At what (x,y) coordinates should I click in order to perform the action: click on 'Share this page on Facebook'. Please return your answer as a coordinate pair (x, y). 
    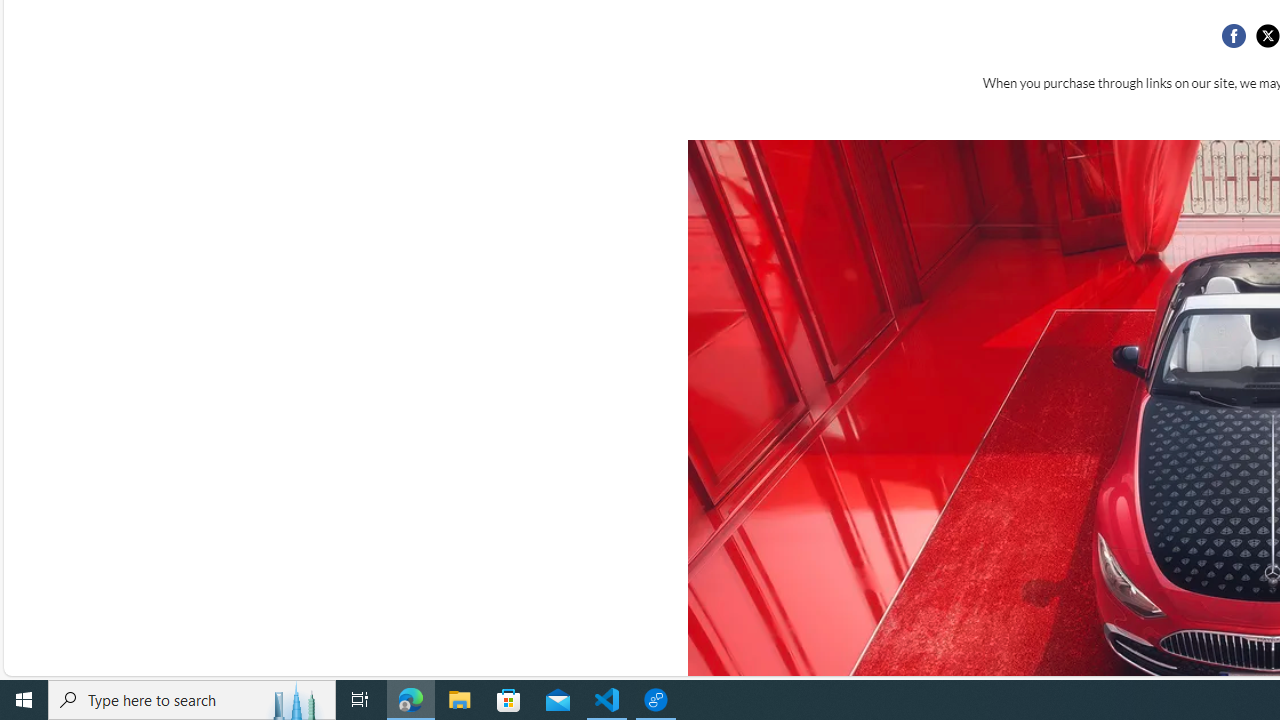
    Looking at the image, I should click on (1232, 36).